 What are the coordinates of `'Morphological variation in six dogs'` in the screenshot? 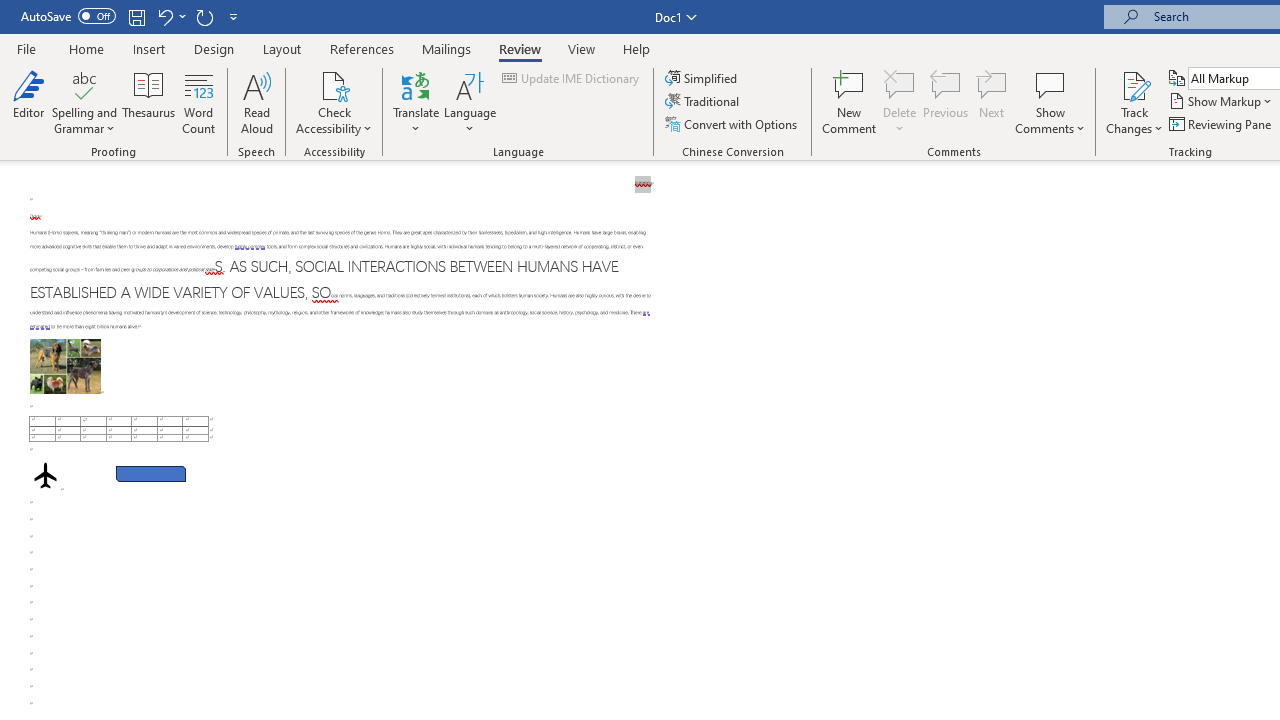 It's located at (65, 366).